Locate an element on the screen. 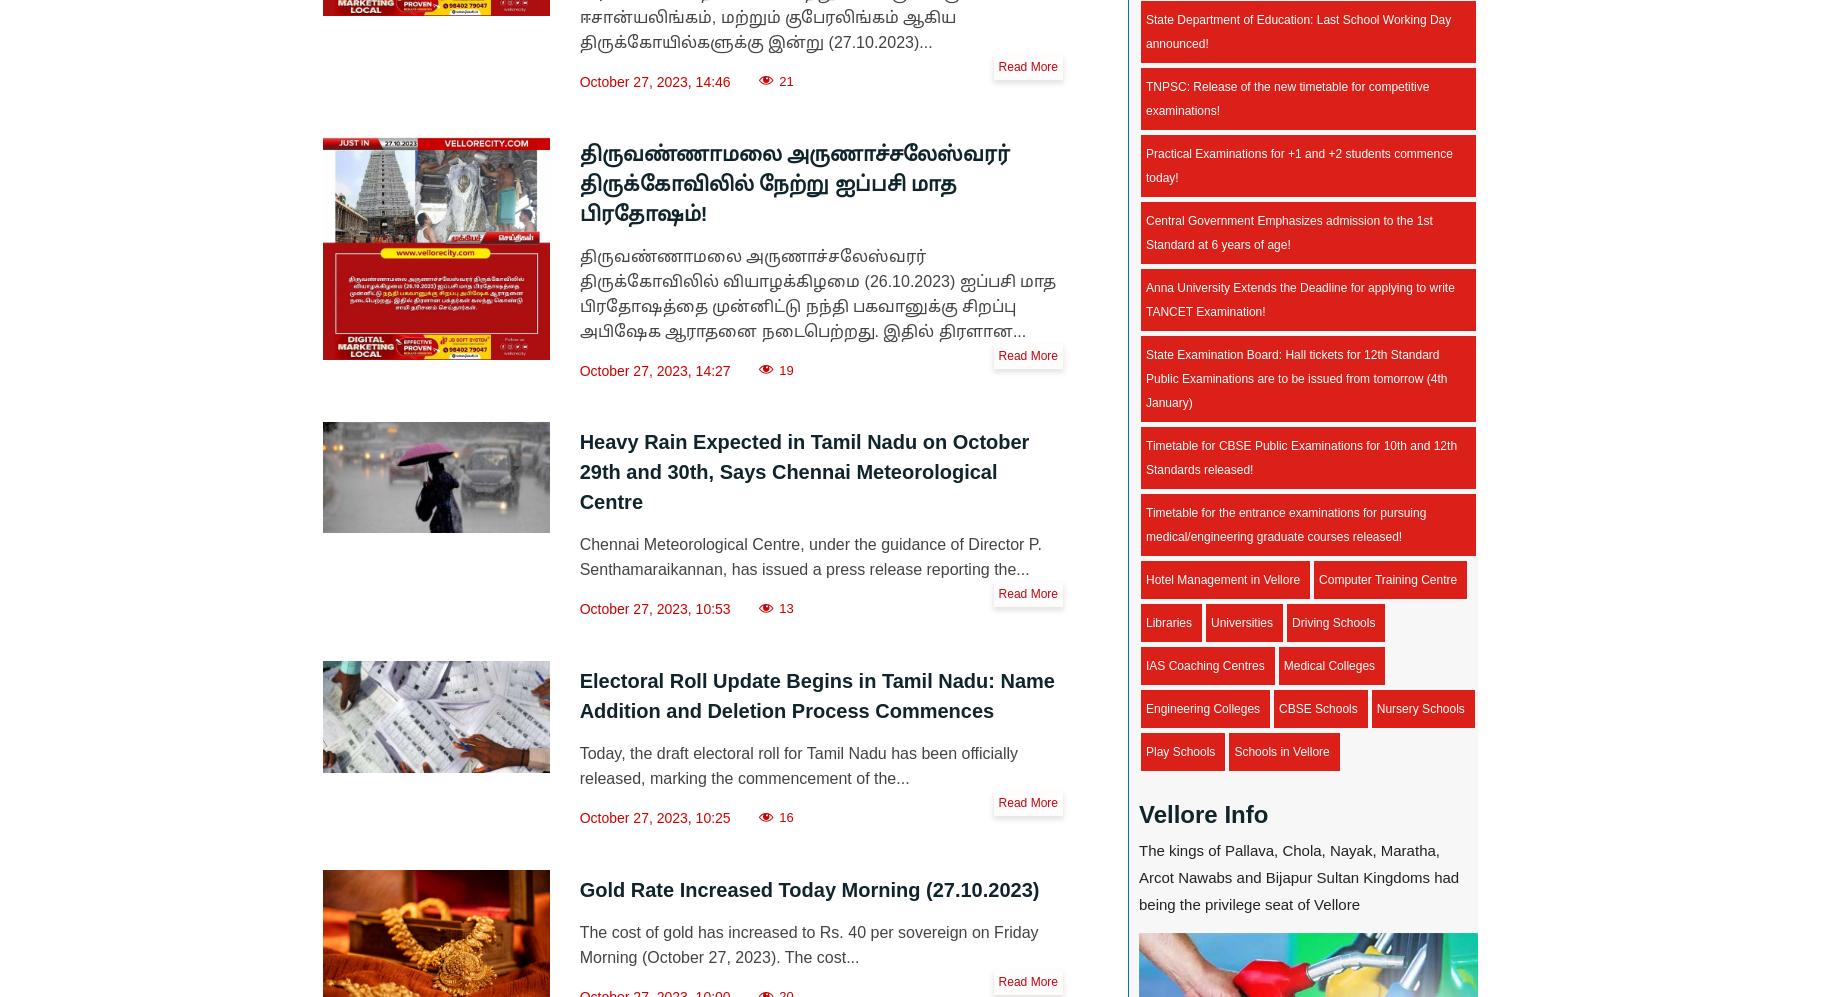 The height and width of the screenshot is (997, 1836). 'Libraries' is located at coordinates (1167, 622).